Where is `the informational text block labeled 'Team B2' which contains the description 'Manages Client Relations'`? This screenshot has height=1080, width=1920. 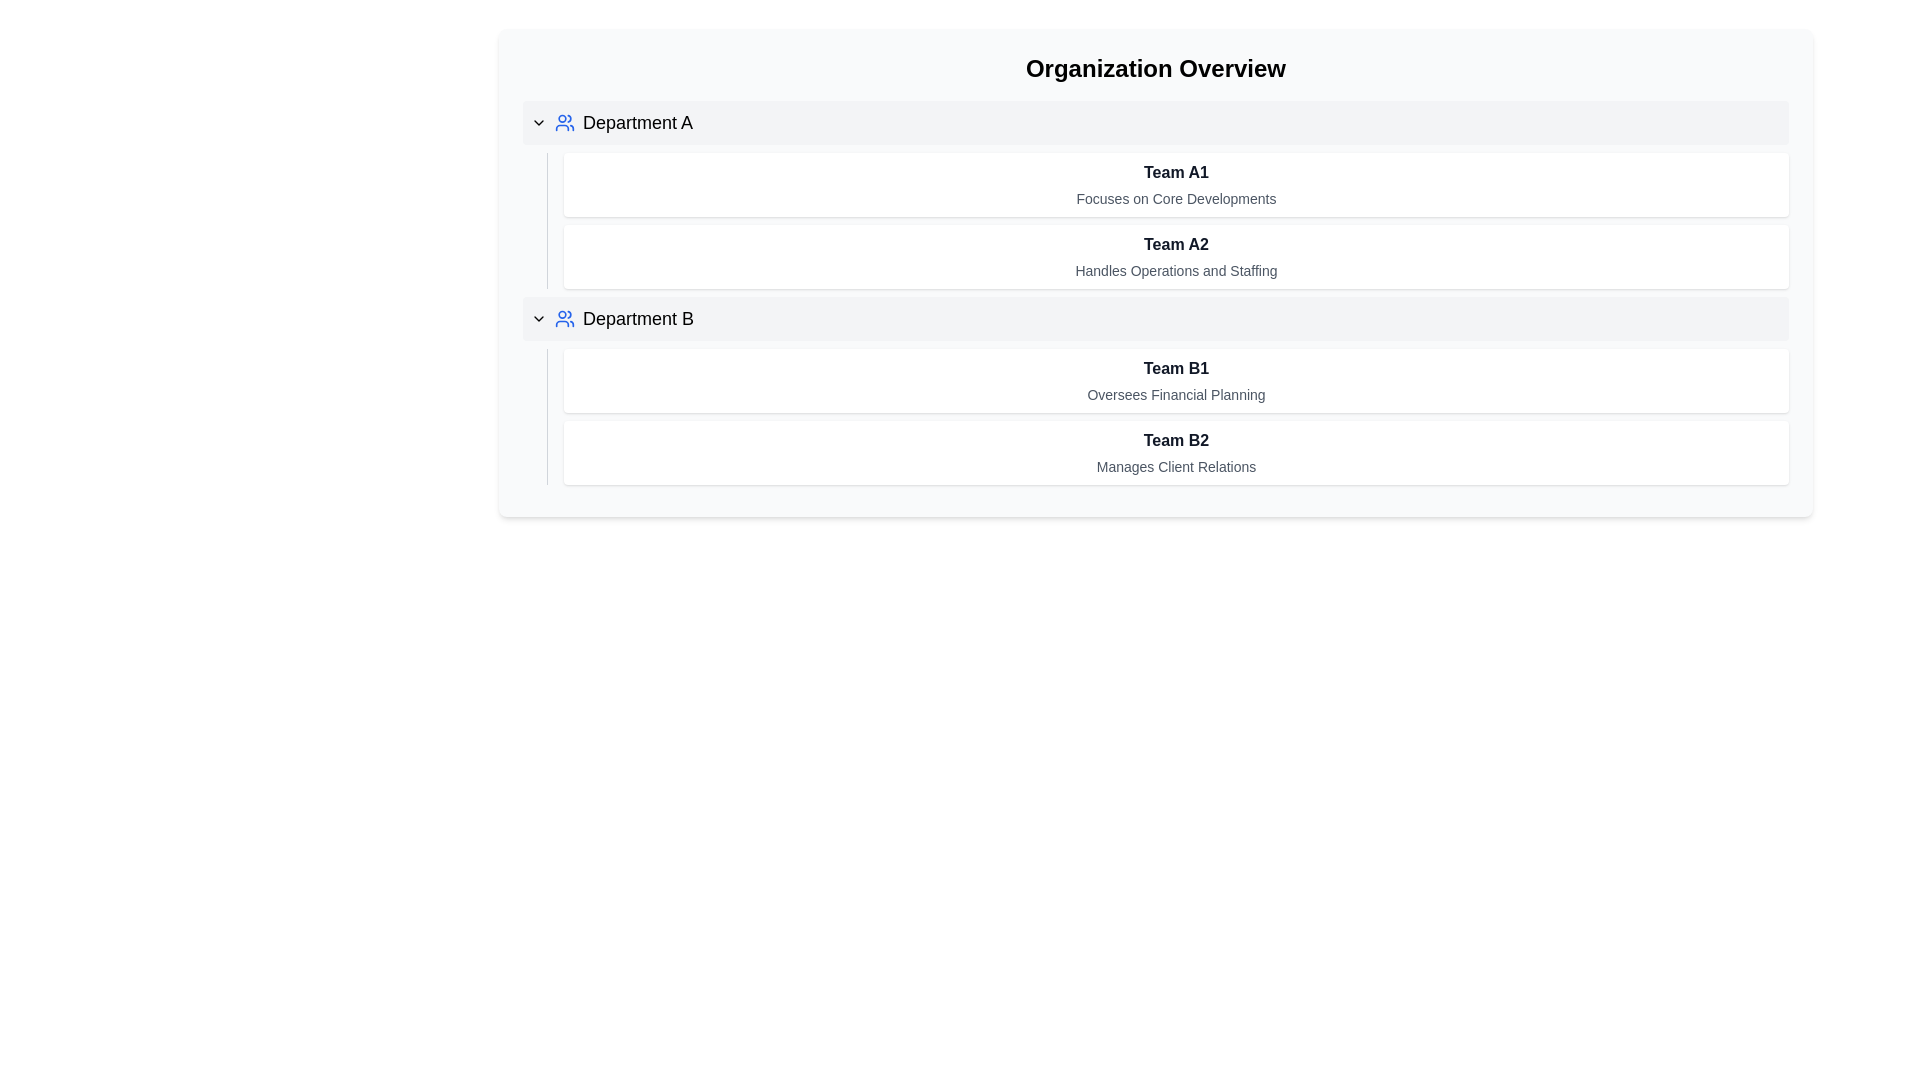 the informational text block labeled 'Team B2' which contains the description 'Manages Client Relations' is located at coordinates (1176, 452).